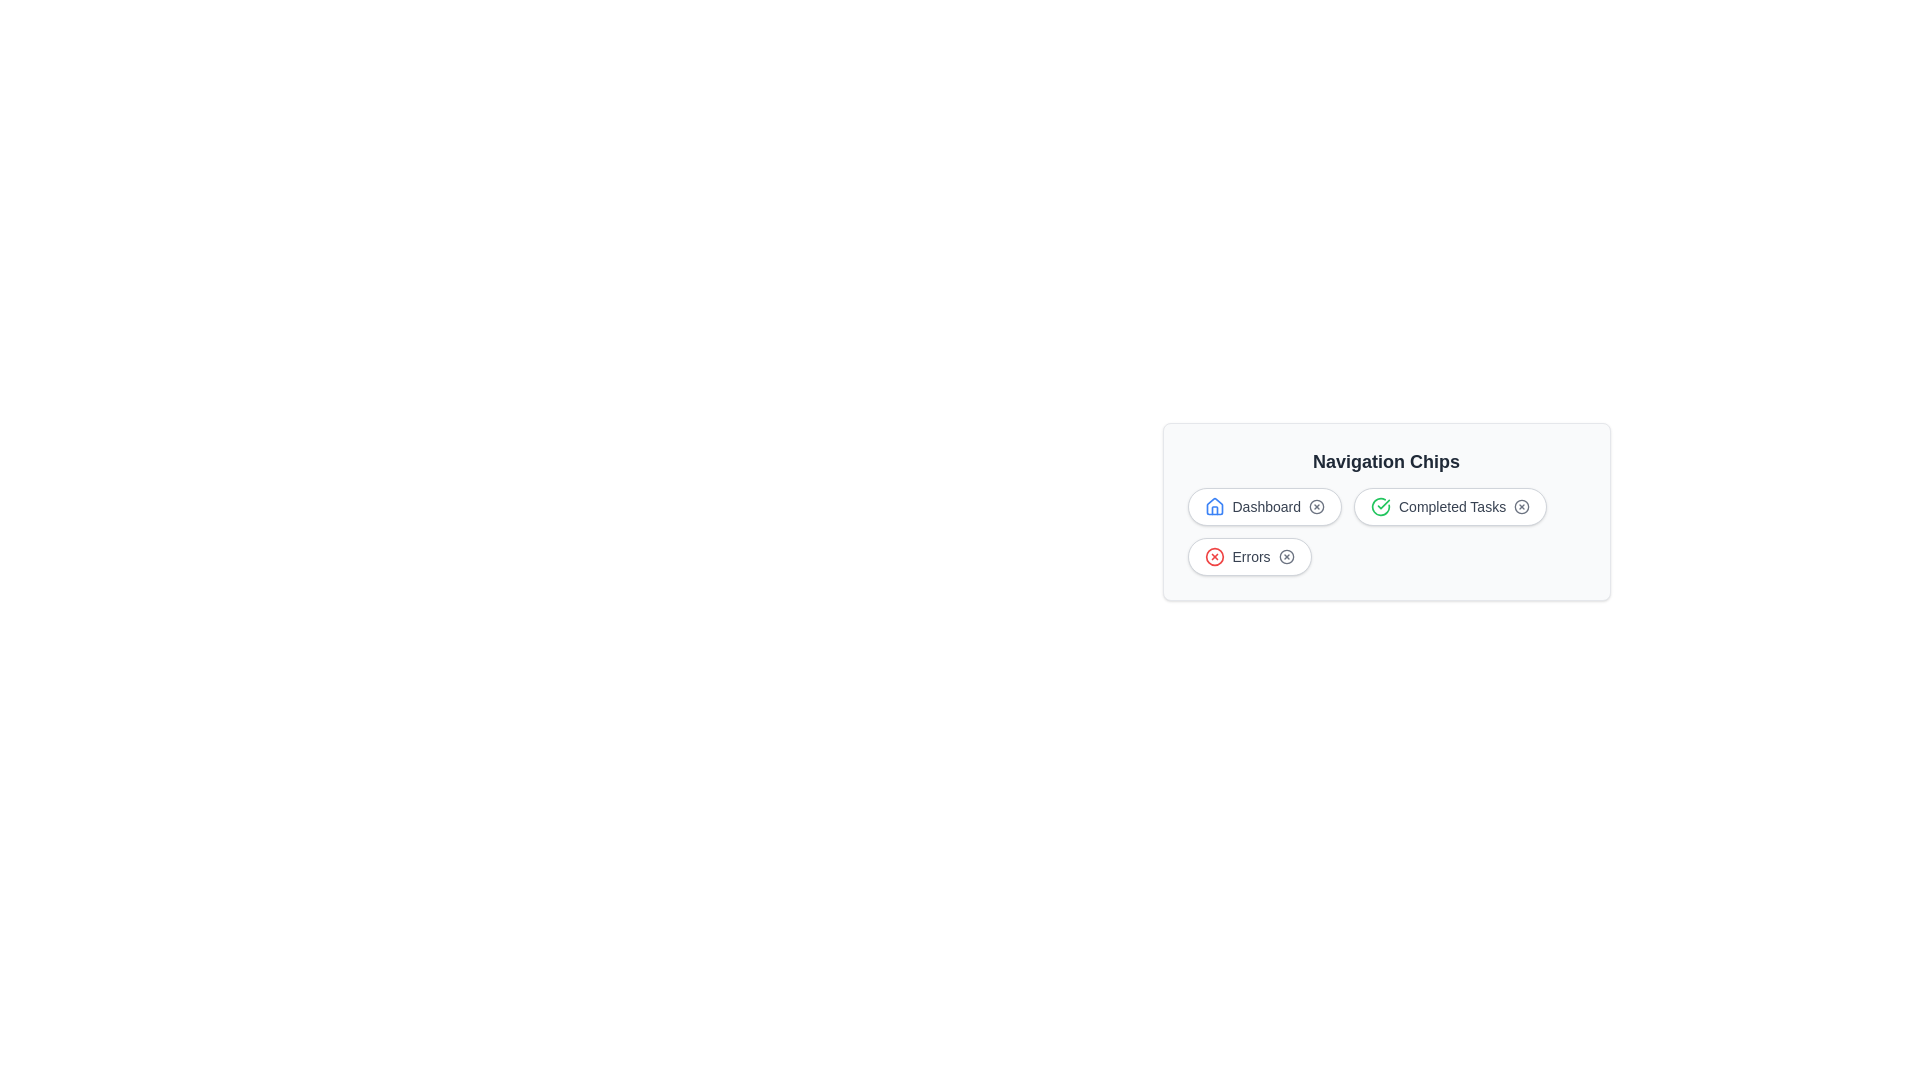 This screenshot has height=1080, width=1920. I want to click on close button of the chip labeled Completed Tasks, so click(1520, 505).